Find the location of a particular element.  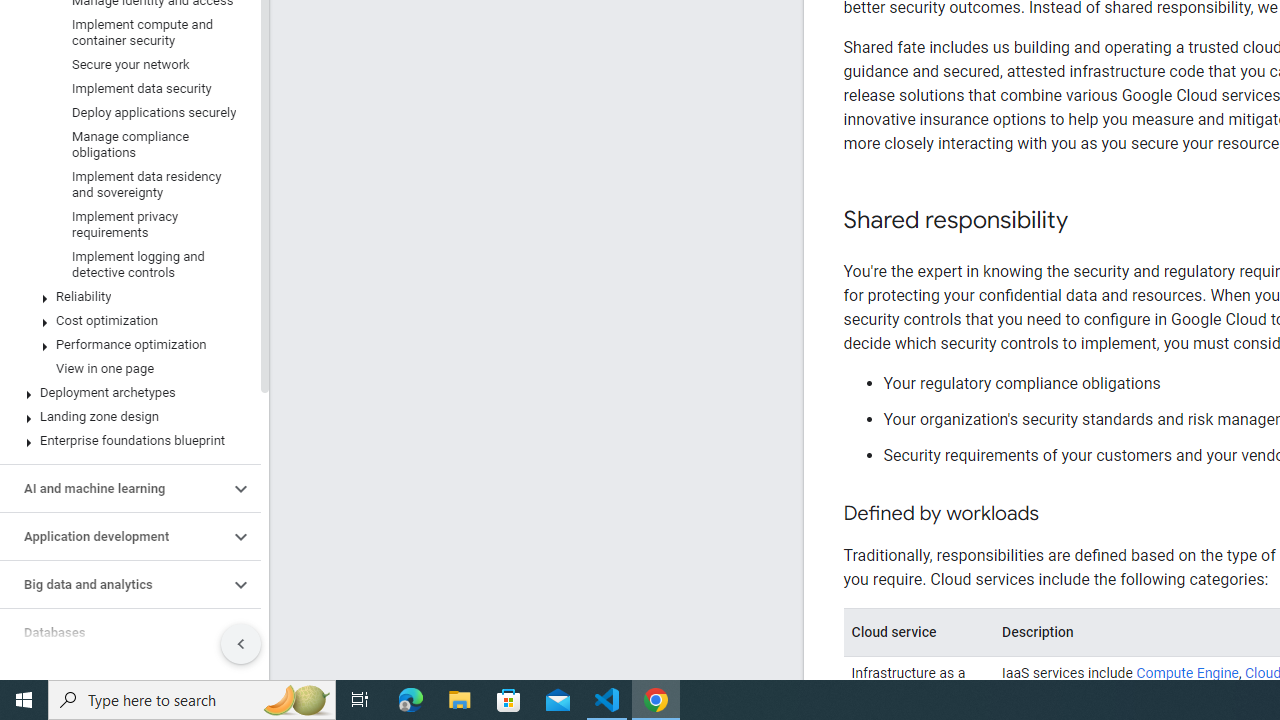

'Copy link to this section: Defined by workloads' is located at coordinates (1057, 513).